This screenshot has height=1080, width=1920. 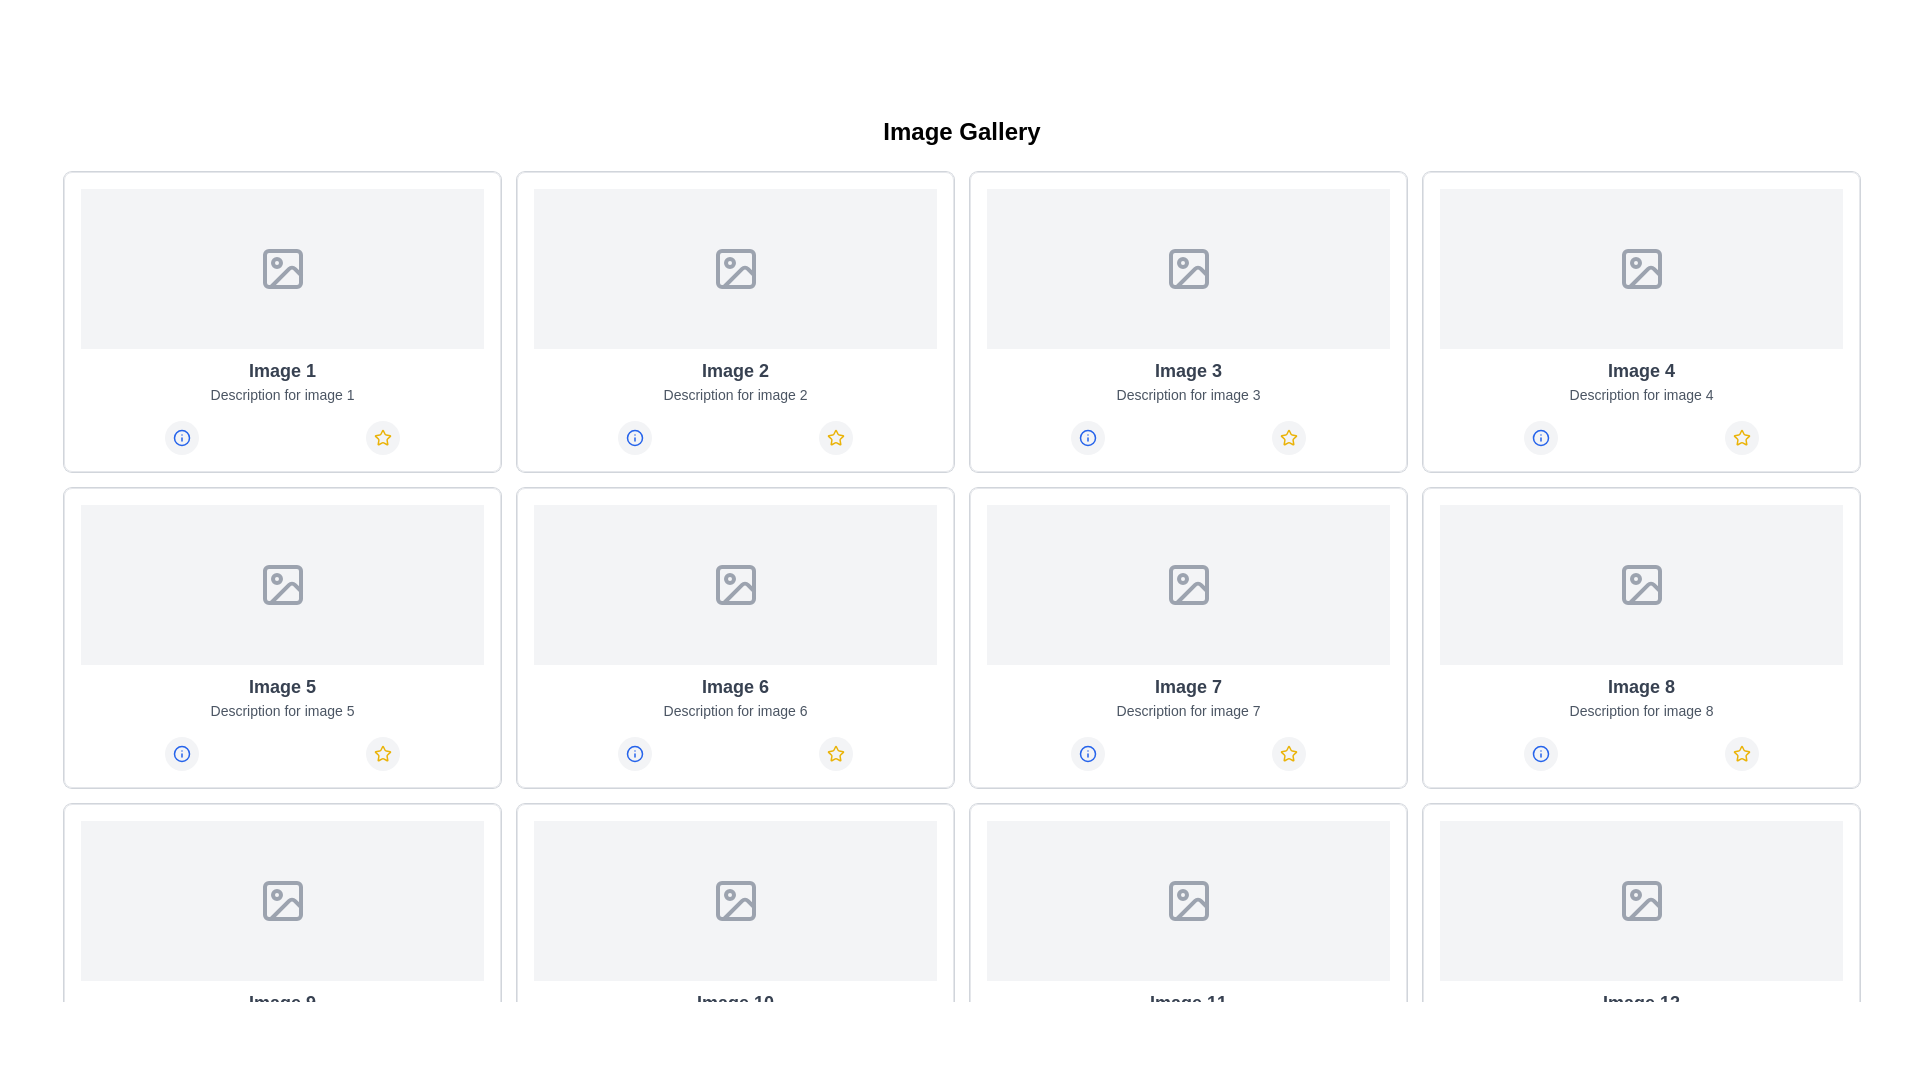 I want to click on the informational hint button located in the second row and third column of the grid layout, so click(x=1086, y=437).